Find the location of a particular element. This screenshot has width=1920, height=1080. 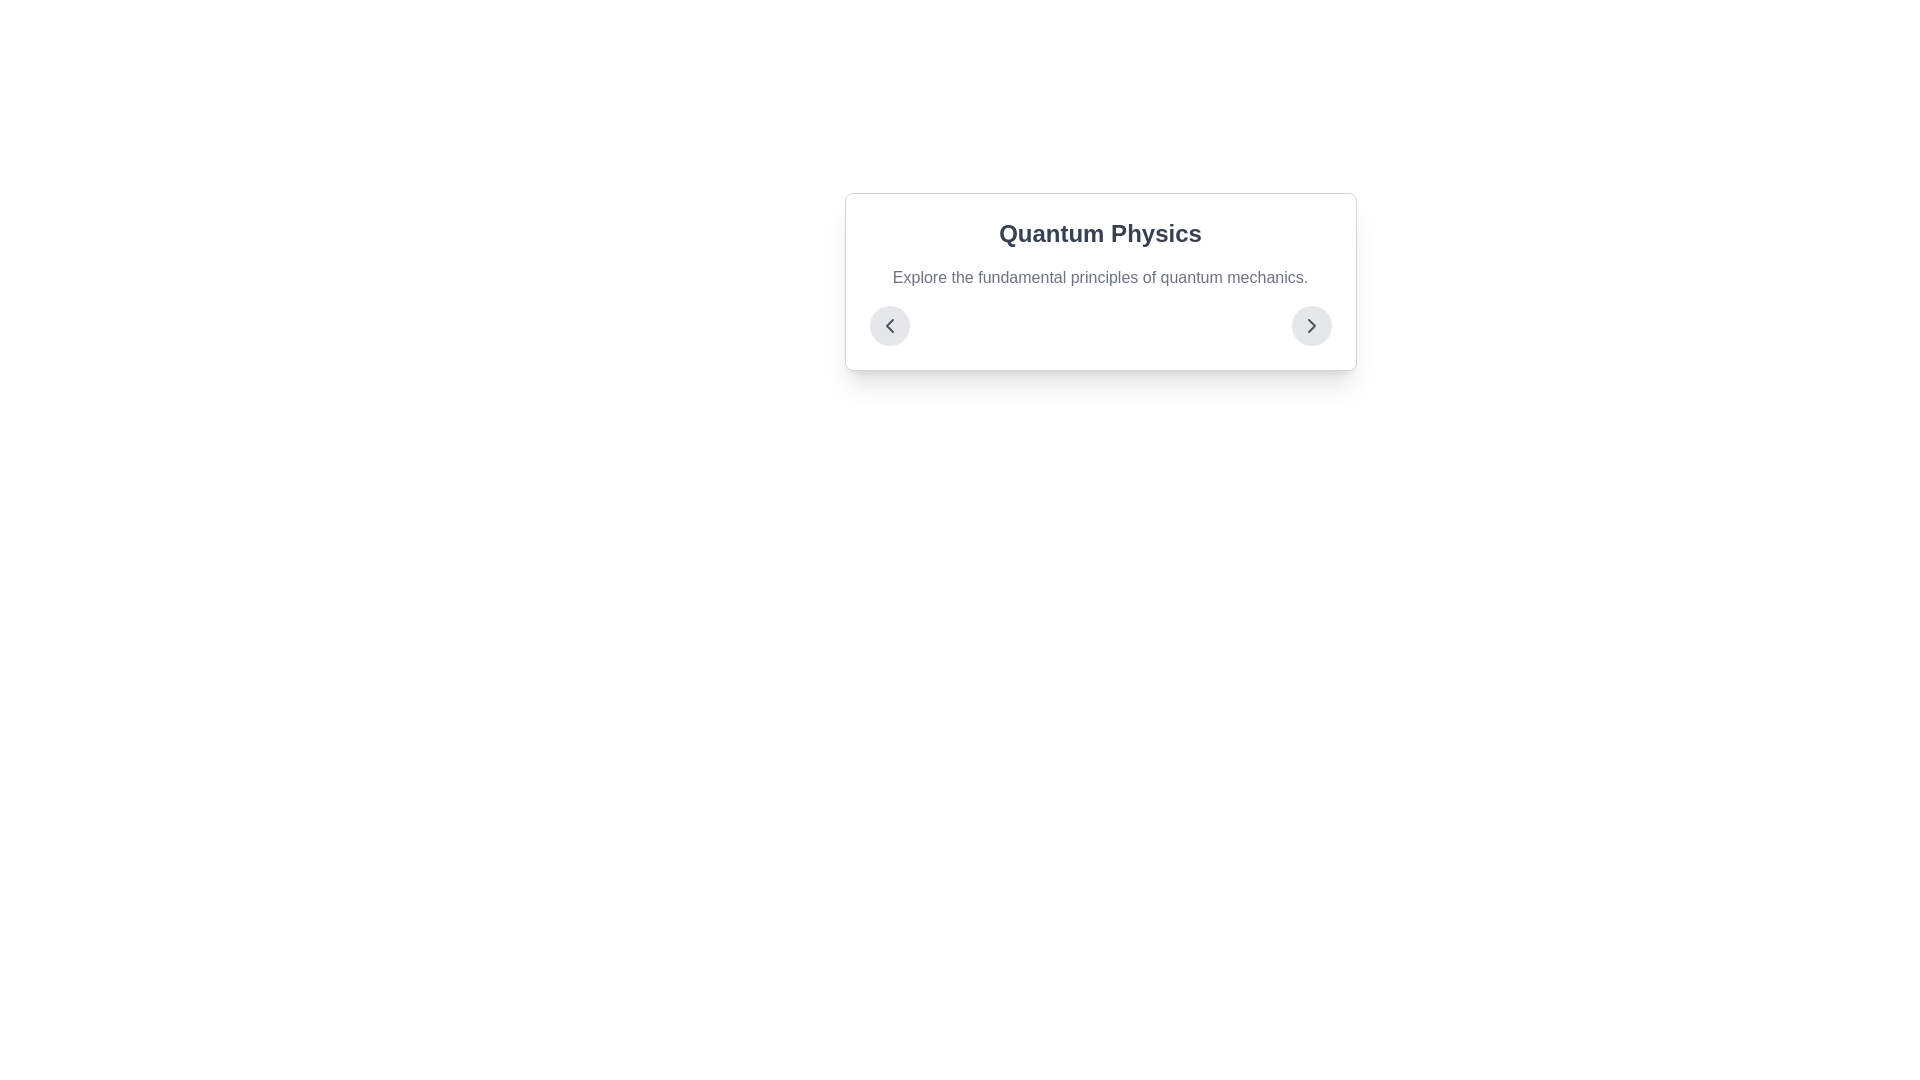

informational text within the central Content block that provides an overview of quantum mechanics is located at coordinates (1099, 281).